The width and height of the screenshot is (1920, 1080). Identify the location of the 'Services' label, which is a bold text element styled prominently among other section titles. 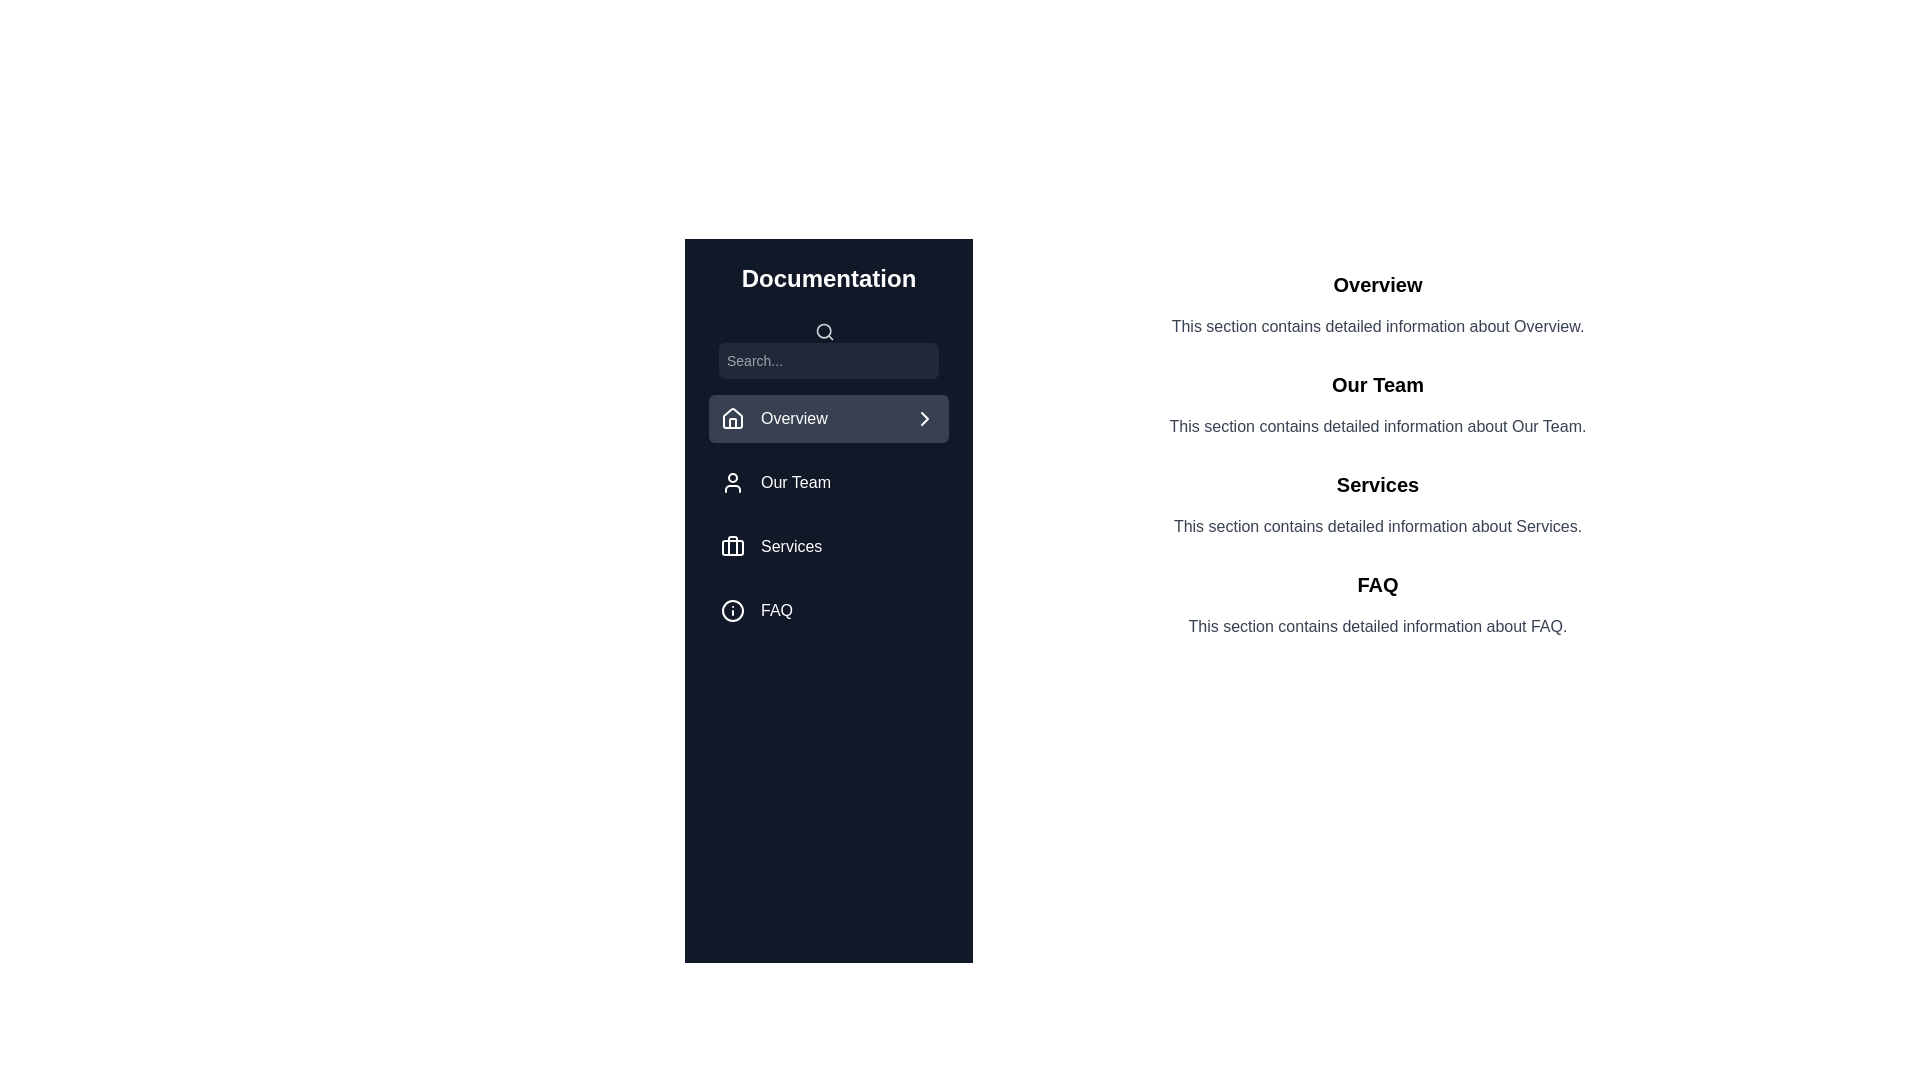
(1376, 485).